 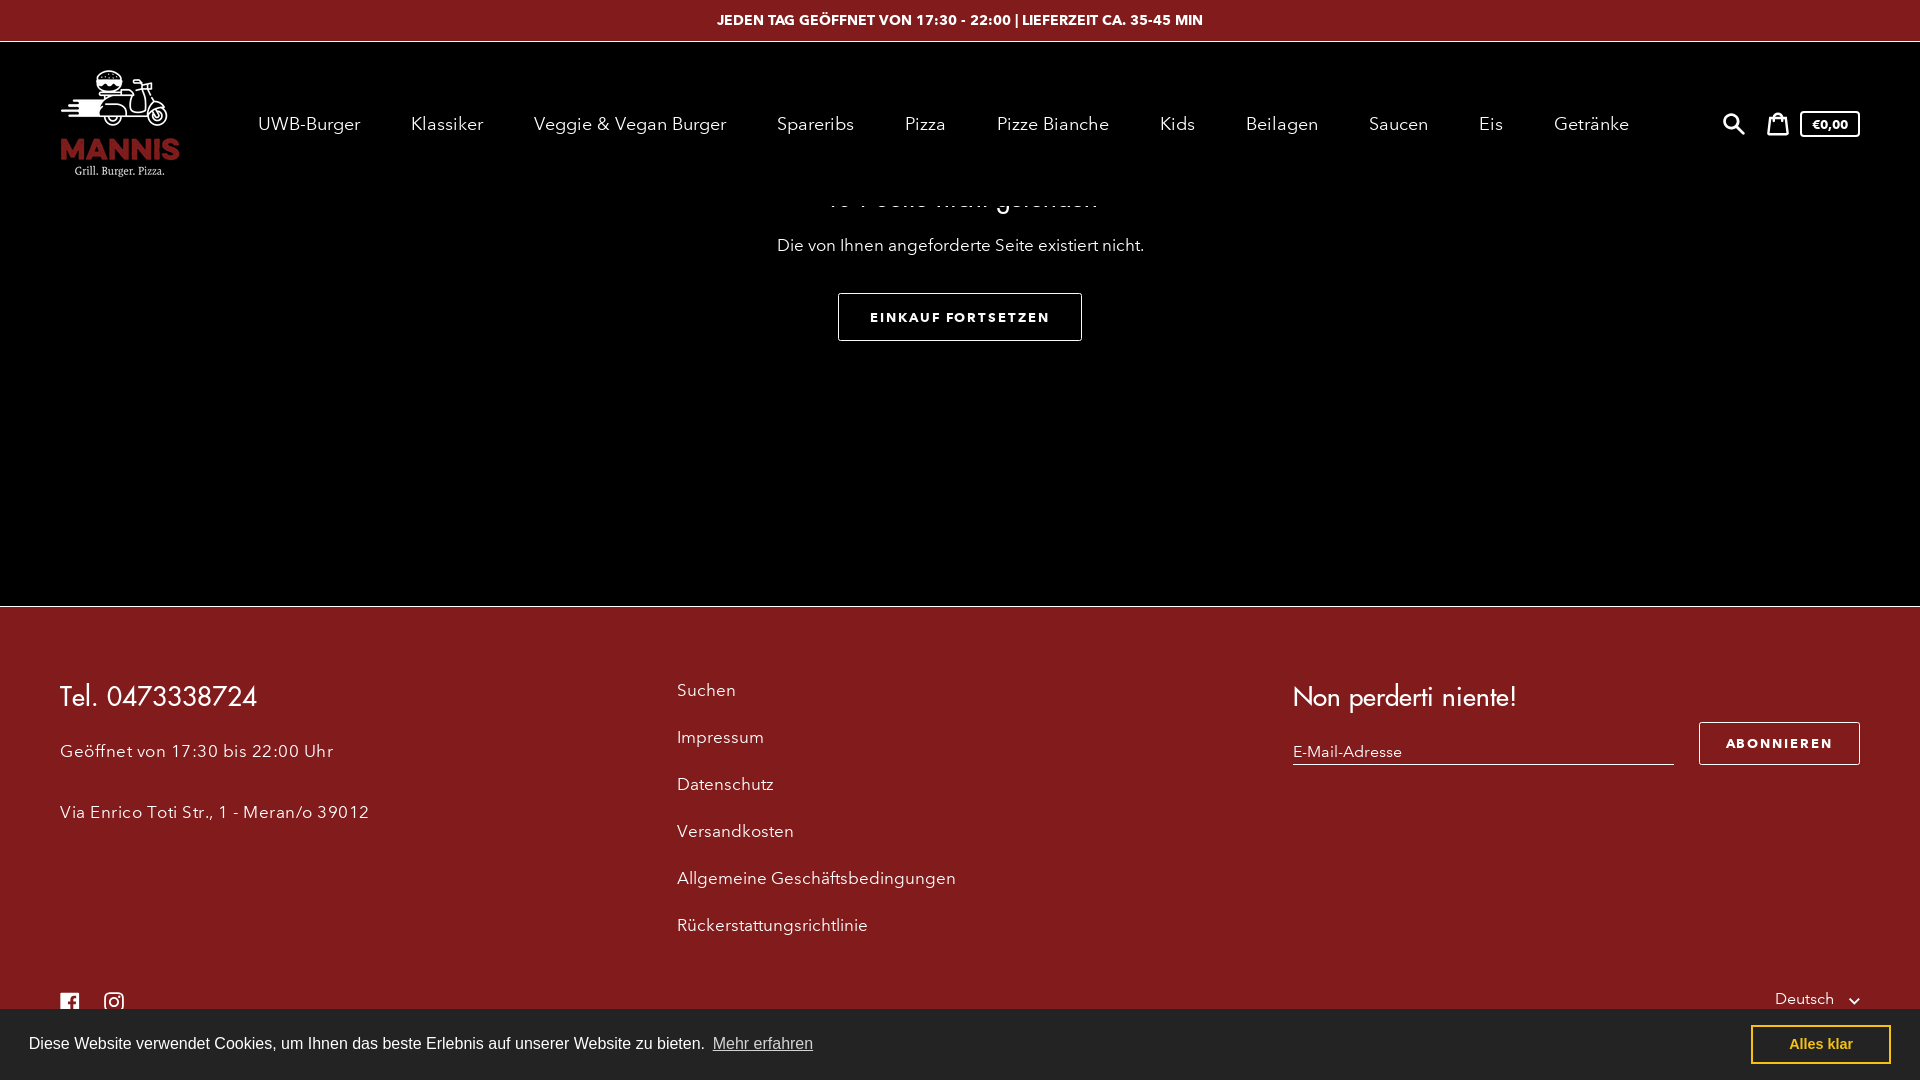 What do you see at coordinates (1493, 123) in the screenshot?
I see `'Eis'` at bounding box center [1493, 123].